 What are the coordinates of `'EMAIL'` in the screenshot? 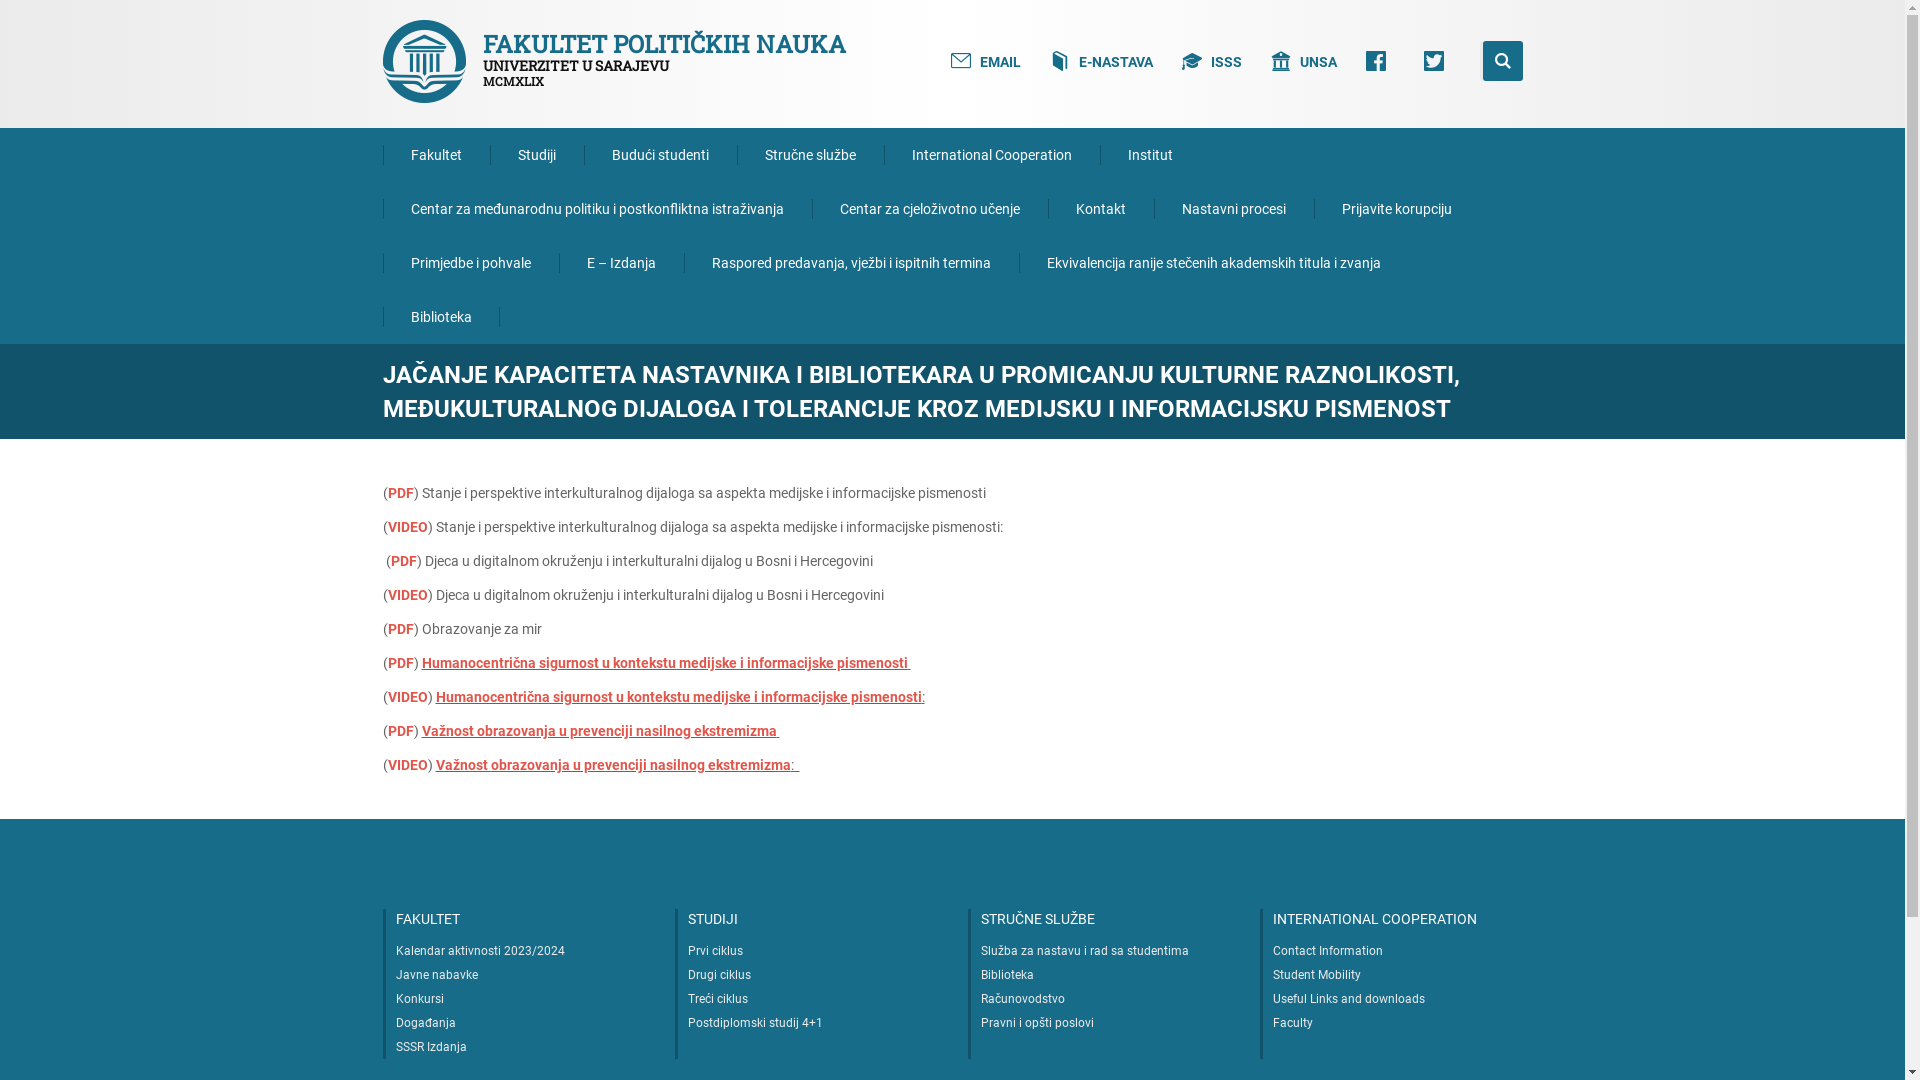 It's located at (985, 60).